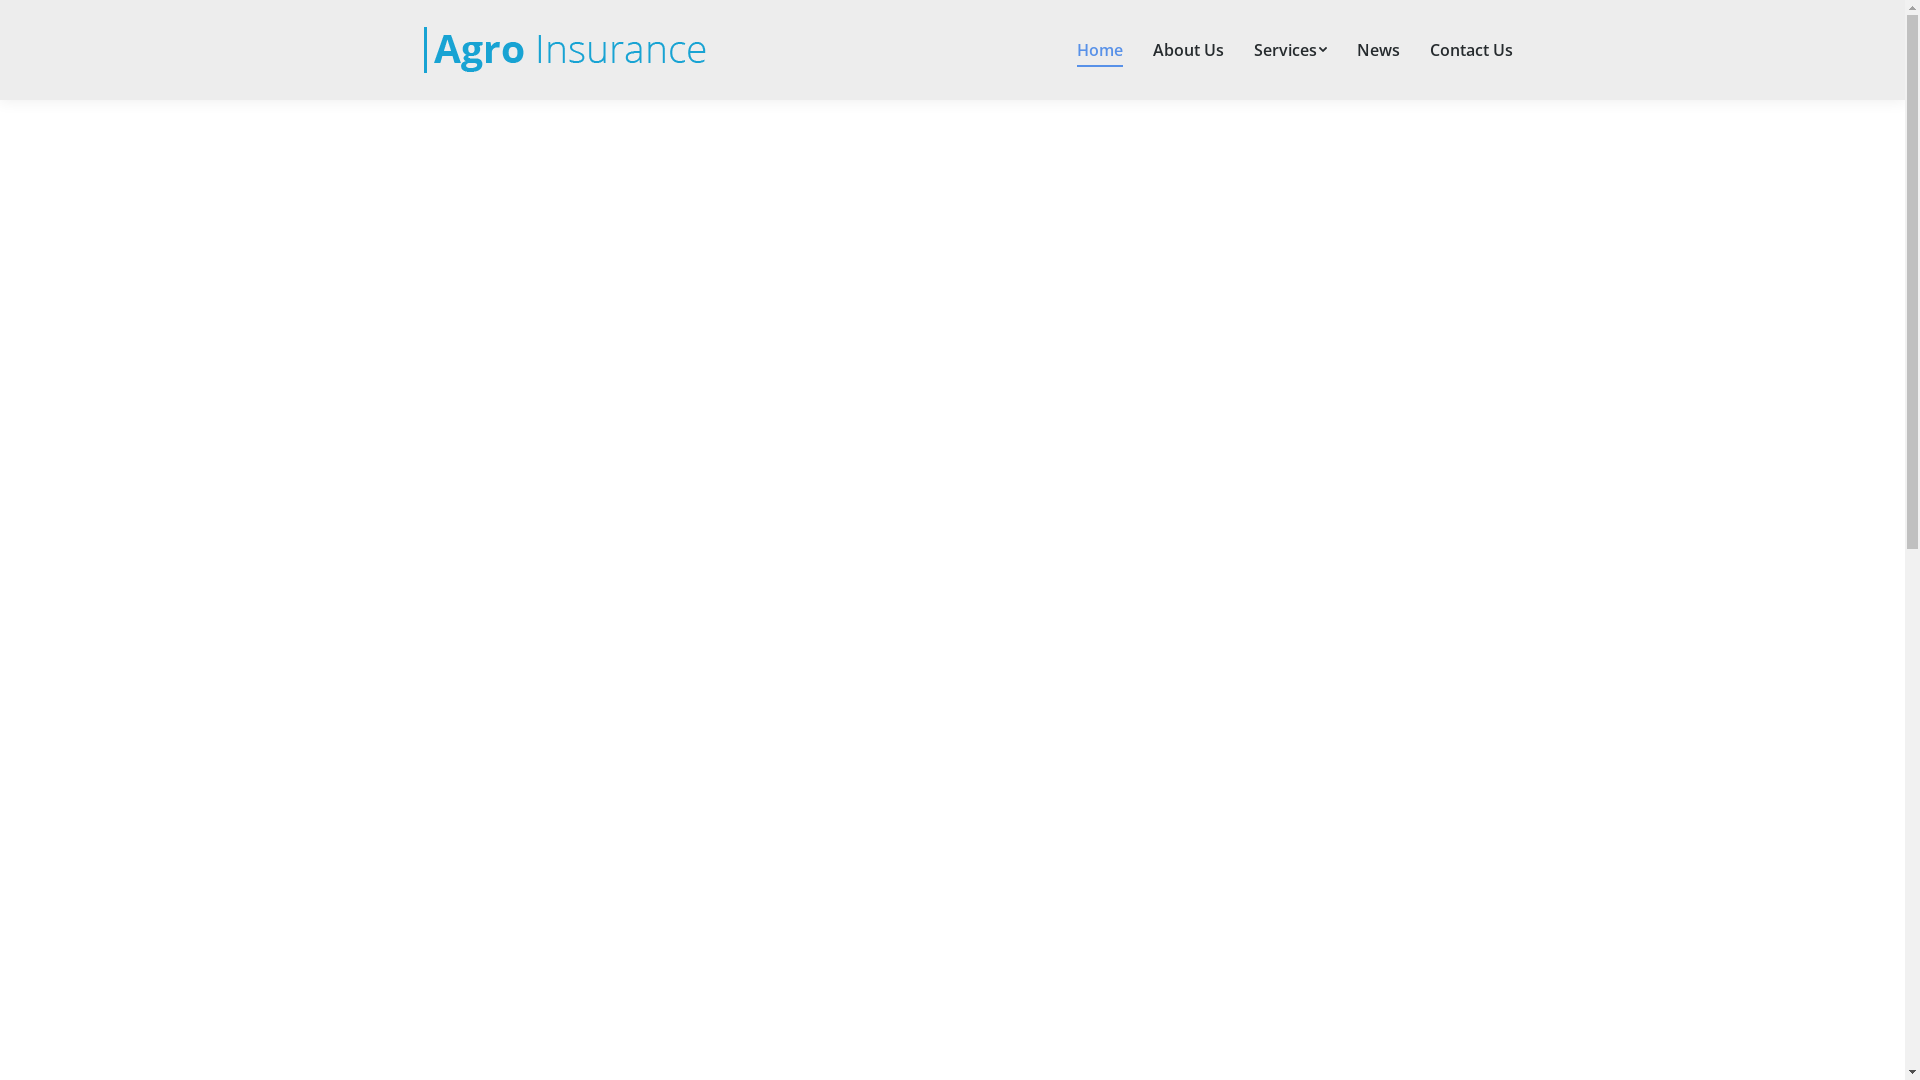  I want to click on 'Home', so click(1098, 49).